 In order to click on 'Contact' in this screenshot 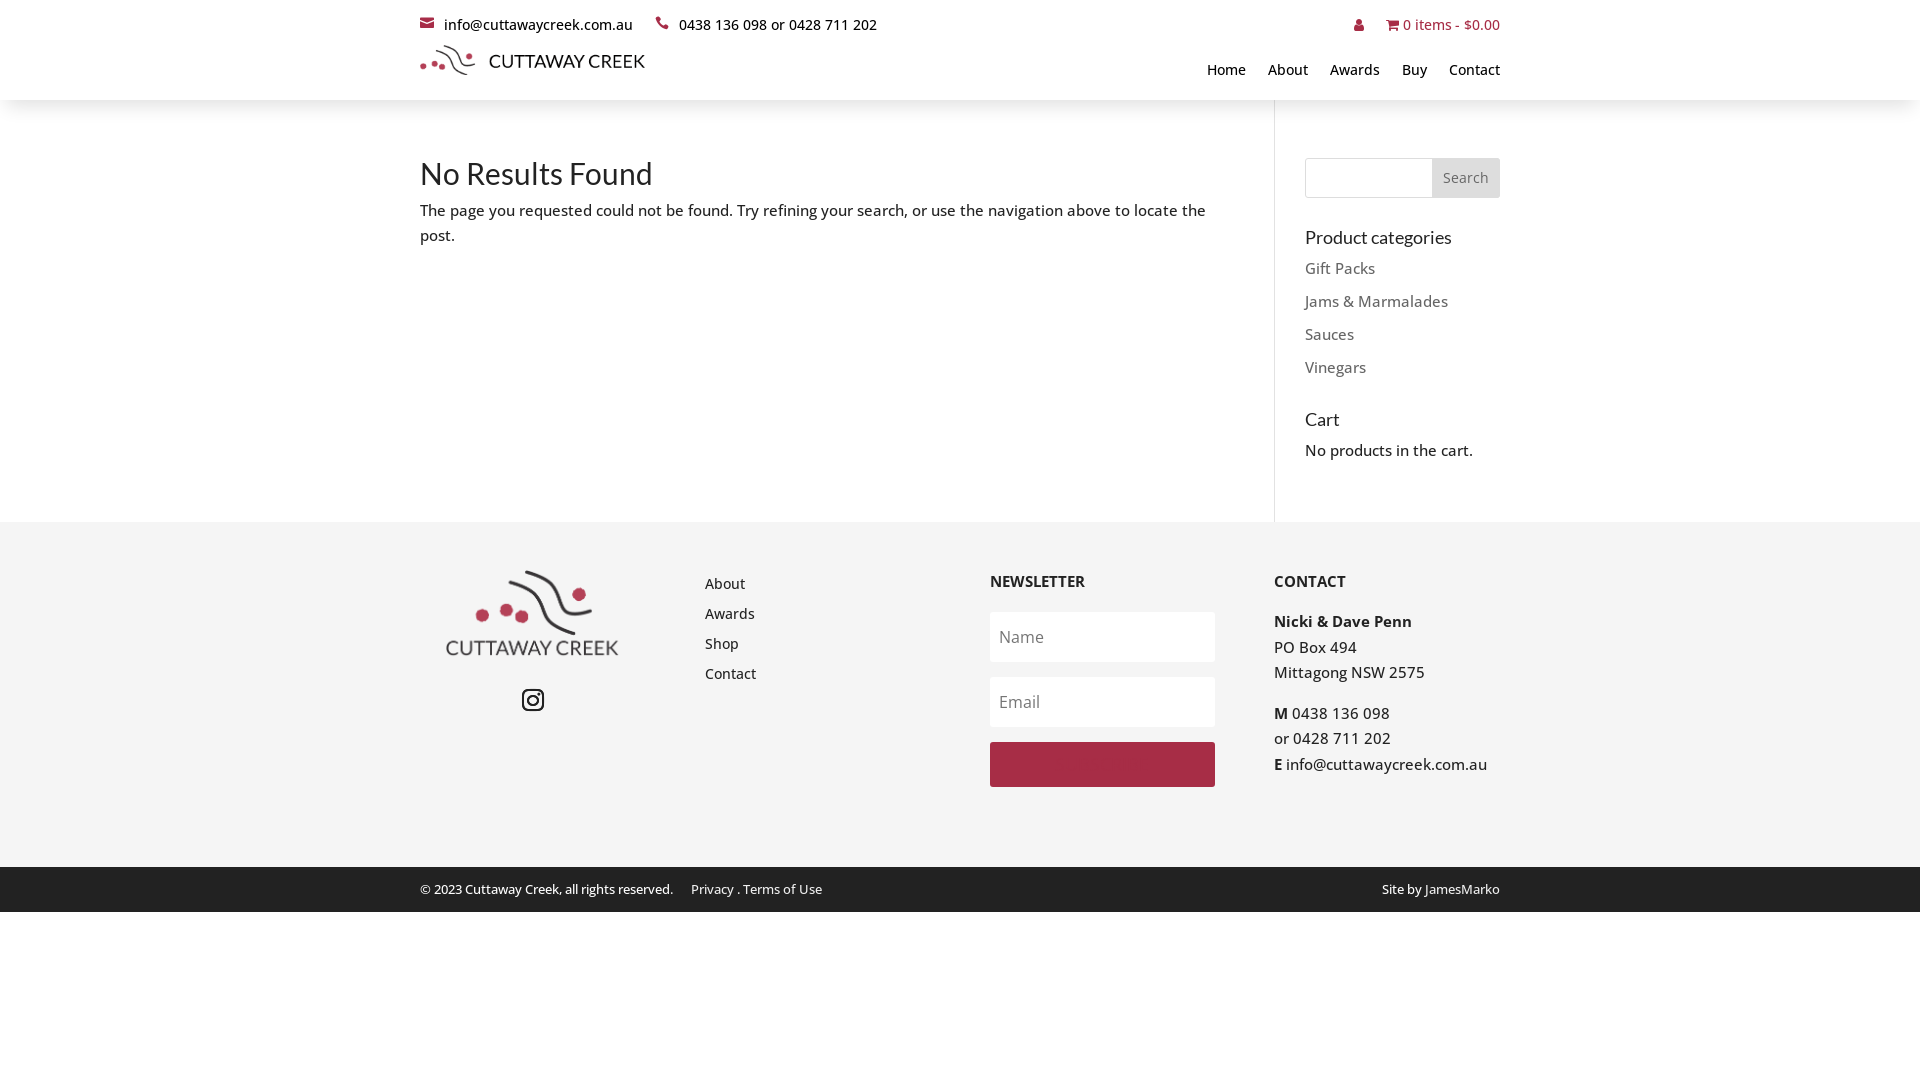, I will do `click(1474, 72)`.